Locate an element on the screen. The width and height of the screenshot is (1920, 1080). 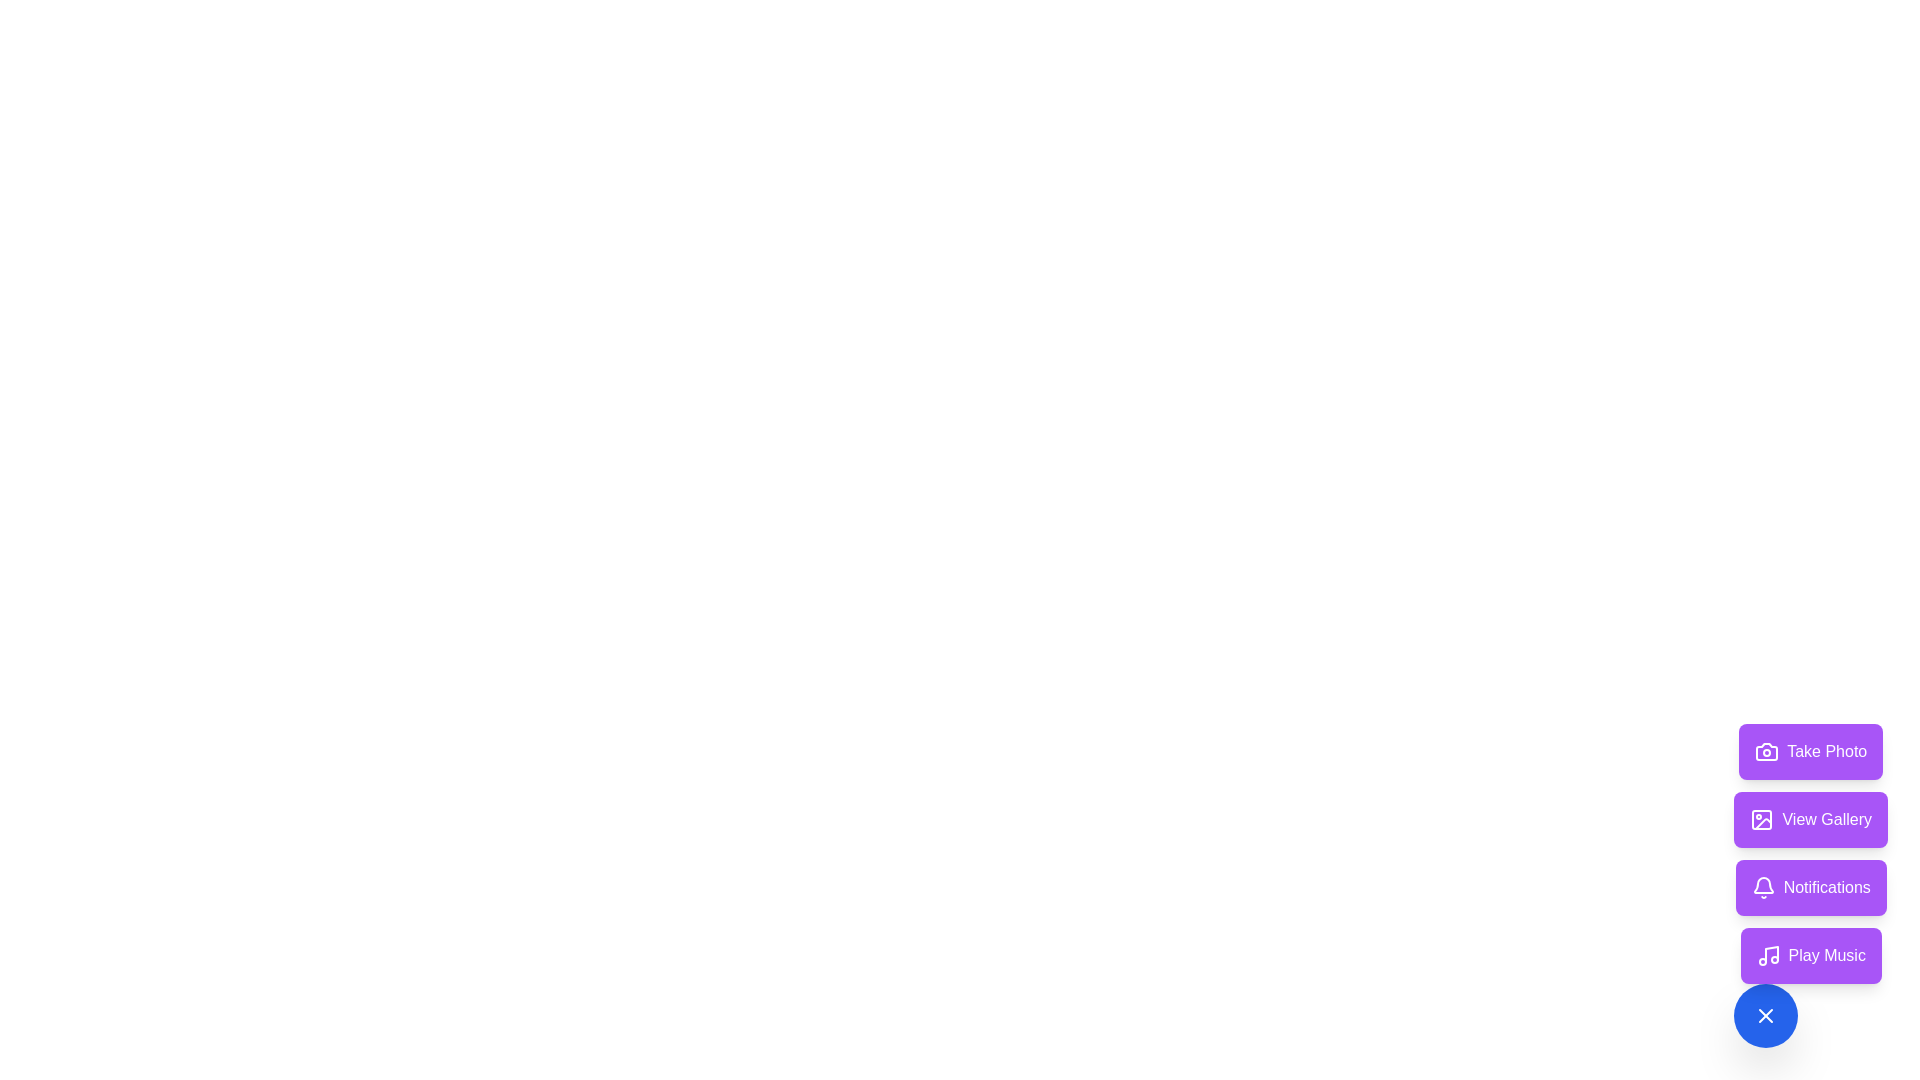
the text label inside the notifications button, which is the third button in the vertically aligned menu, located between 'View Gallery' and 'Play Music' is located at coordinates (1827, 886).